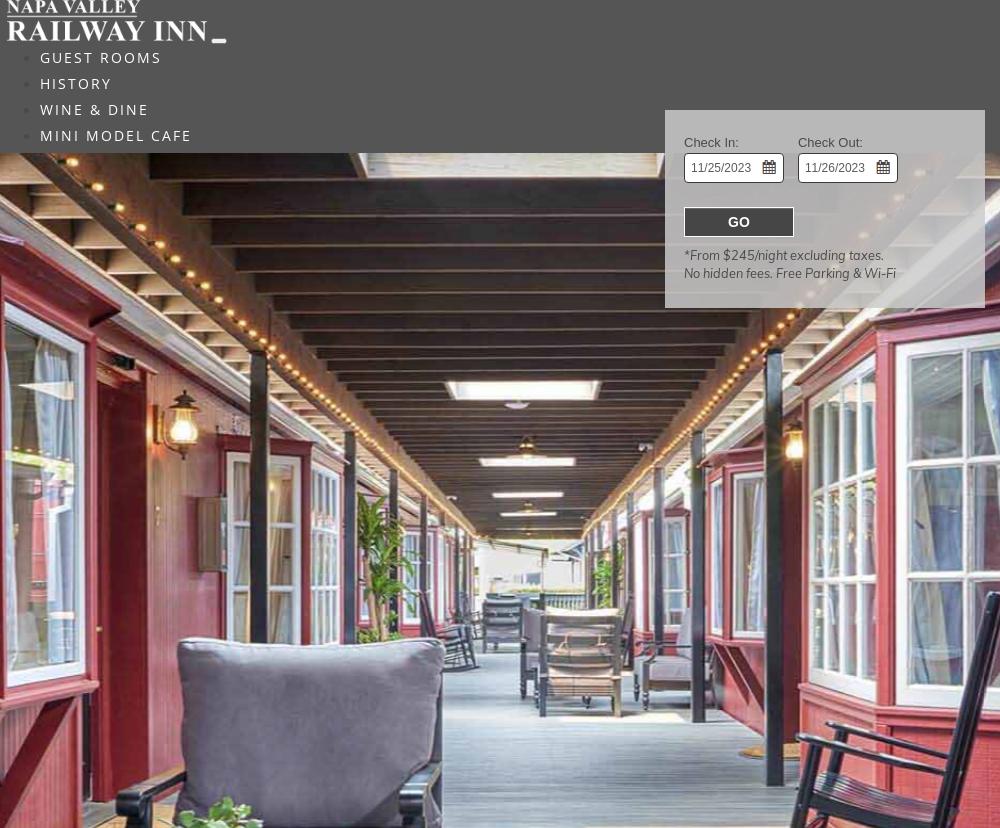 This screenshot has width=1000, height=828. I want to click on 'WINE & DINE', so click(93, 108).